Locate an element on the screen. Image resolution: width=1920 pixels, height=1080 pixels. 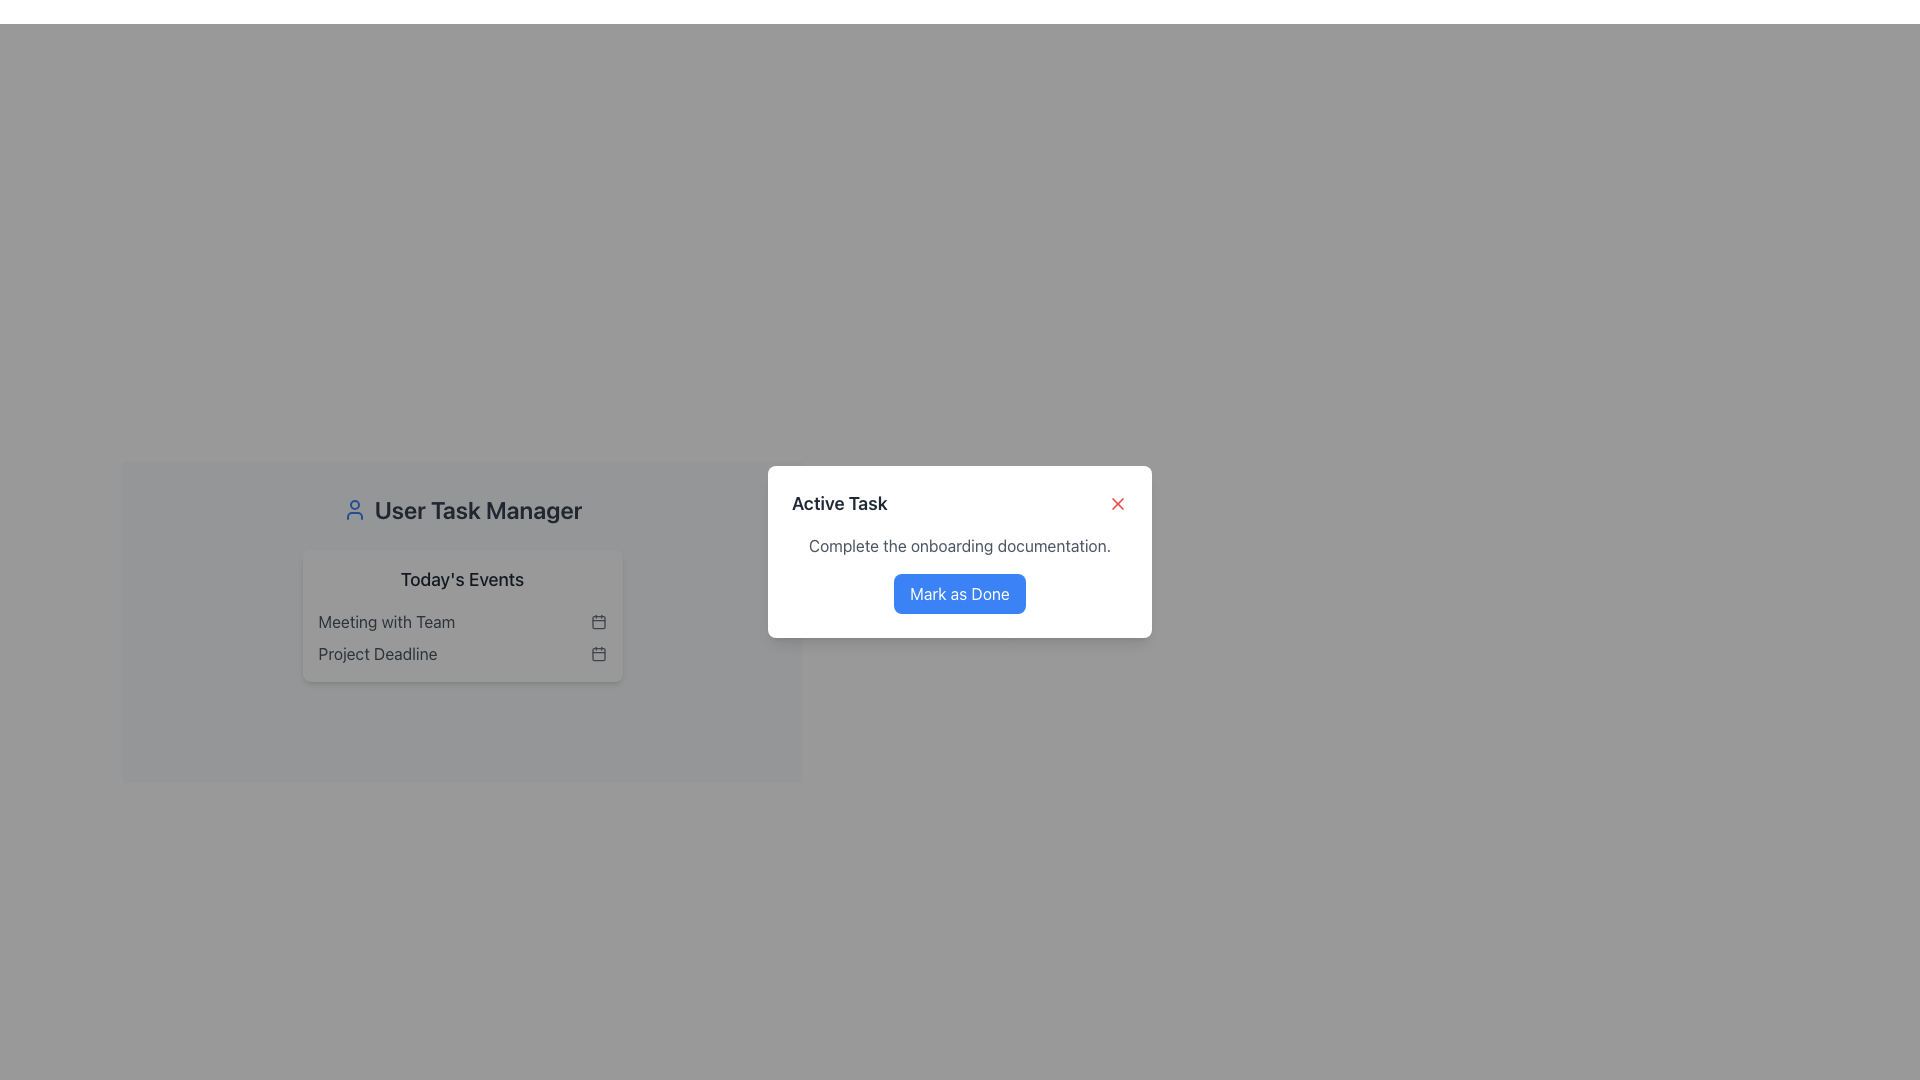
the Text Label that serves as the heading for today's events, located at the top of the card is located at coordinates (461, 579).